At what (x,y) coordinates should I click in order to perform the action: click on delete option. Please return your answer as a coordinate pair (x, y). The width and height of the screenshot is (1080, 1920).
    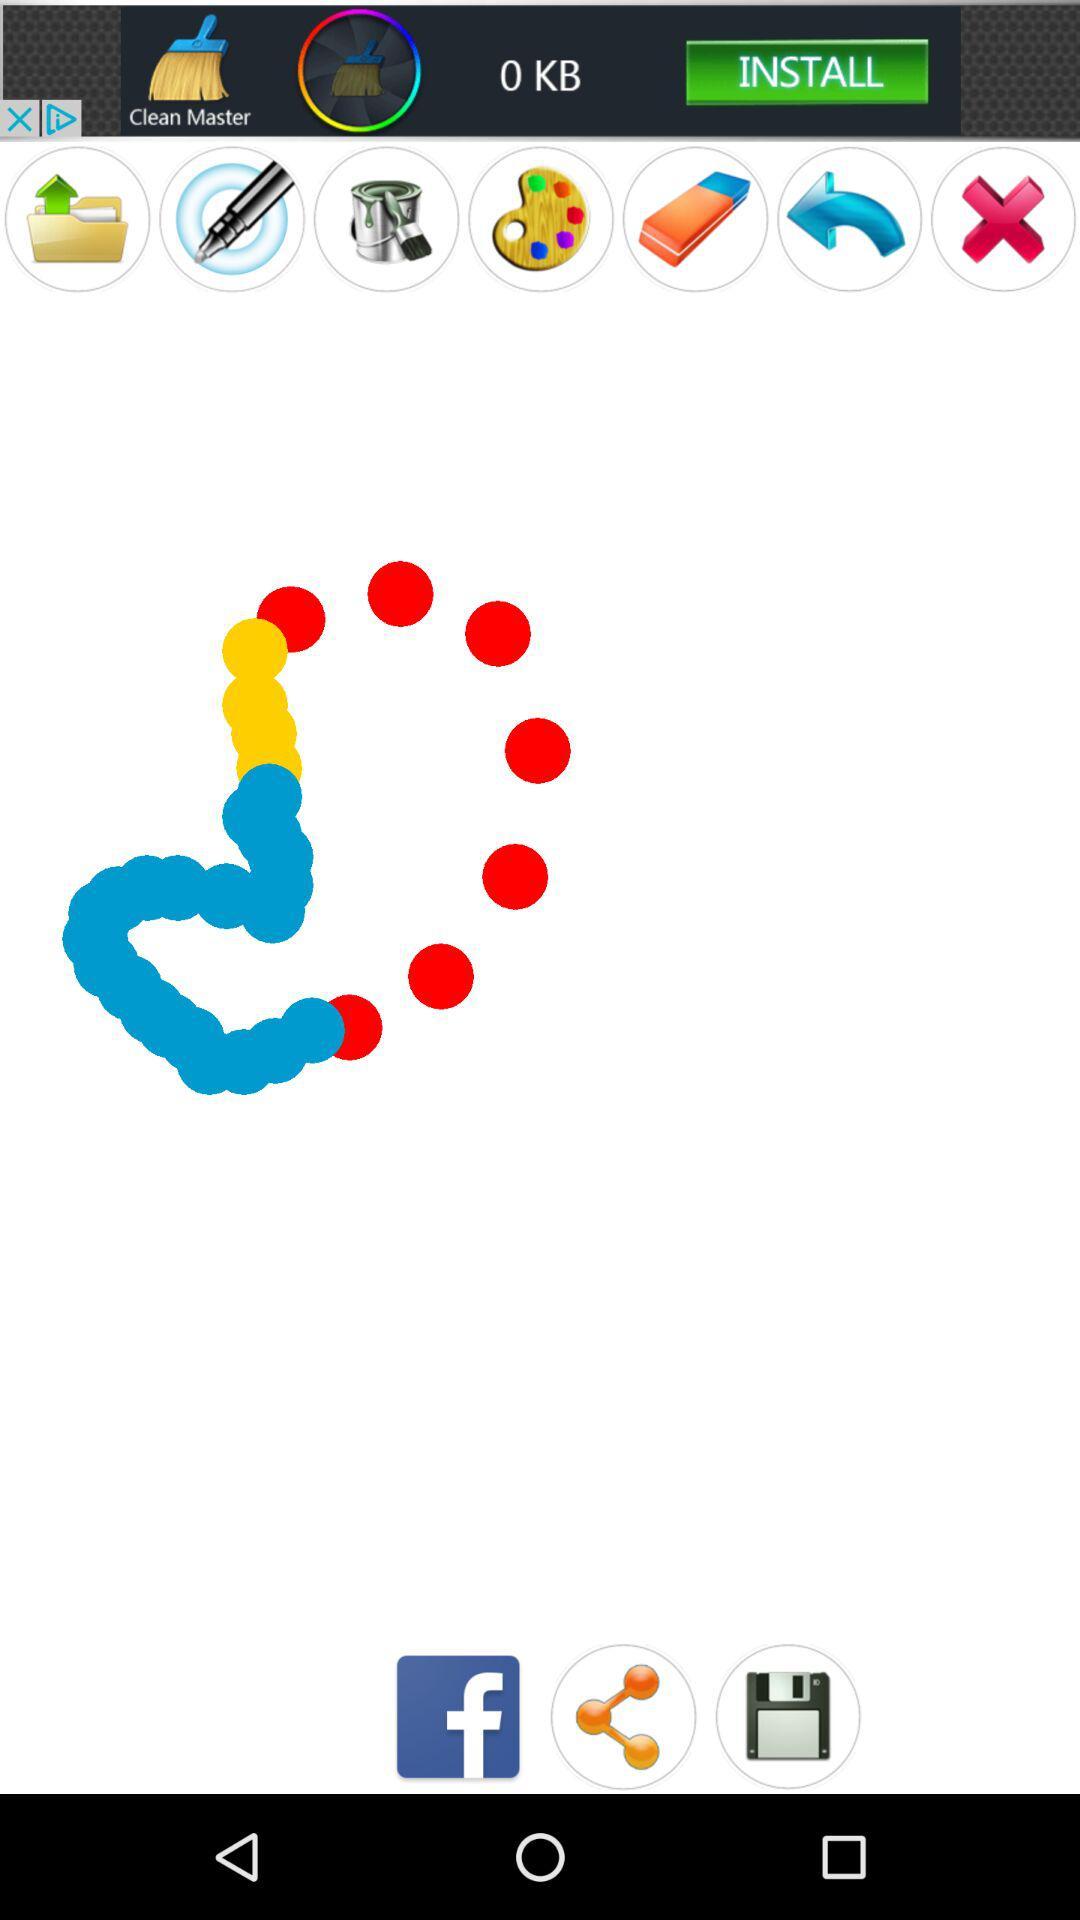
    Looking at the image, I should click on (1003, 219).